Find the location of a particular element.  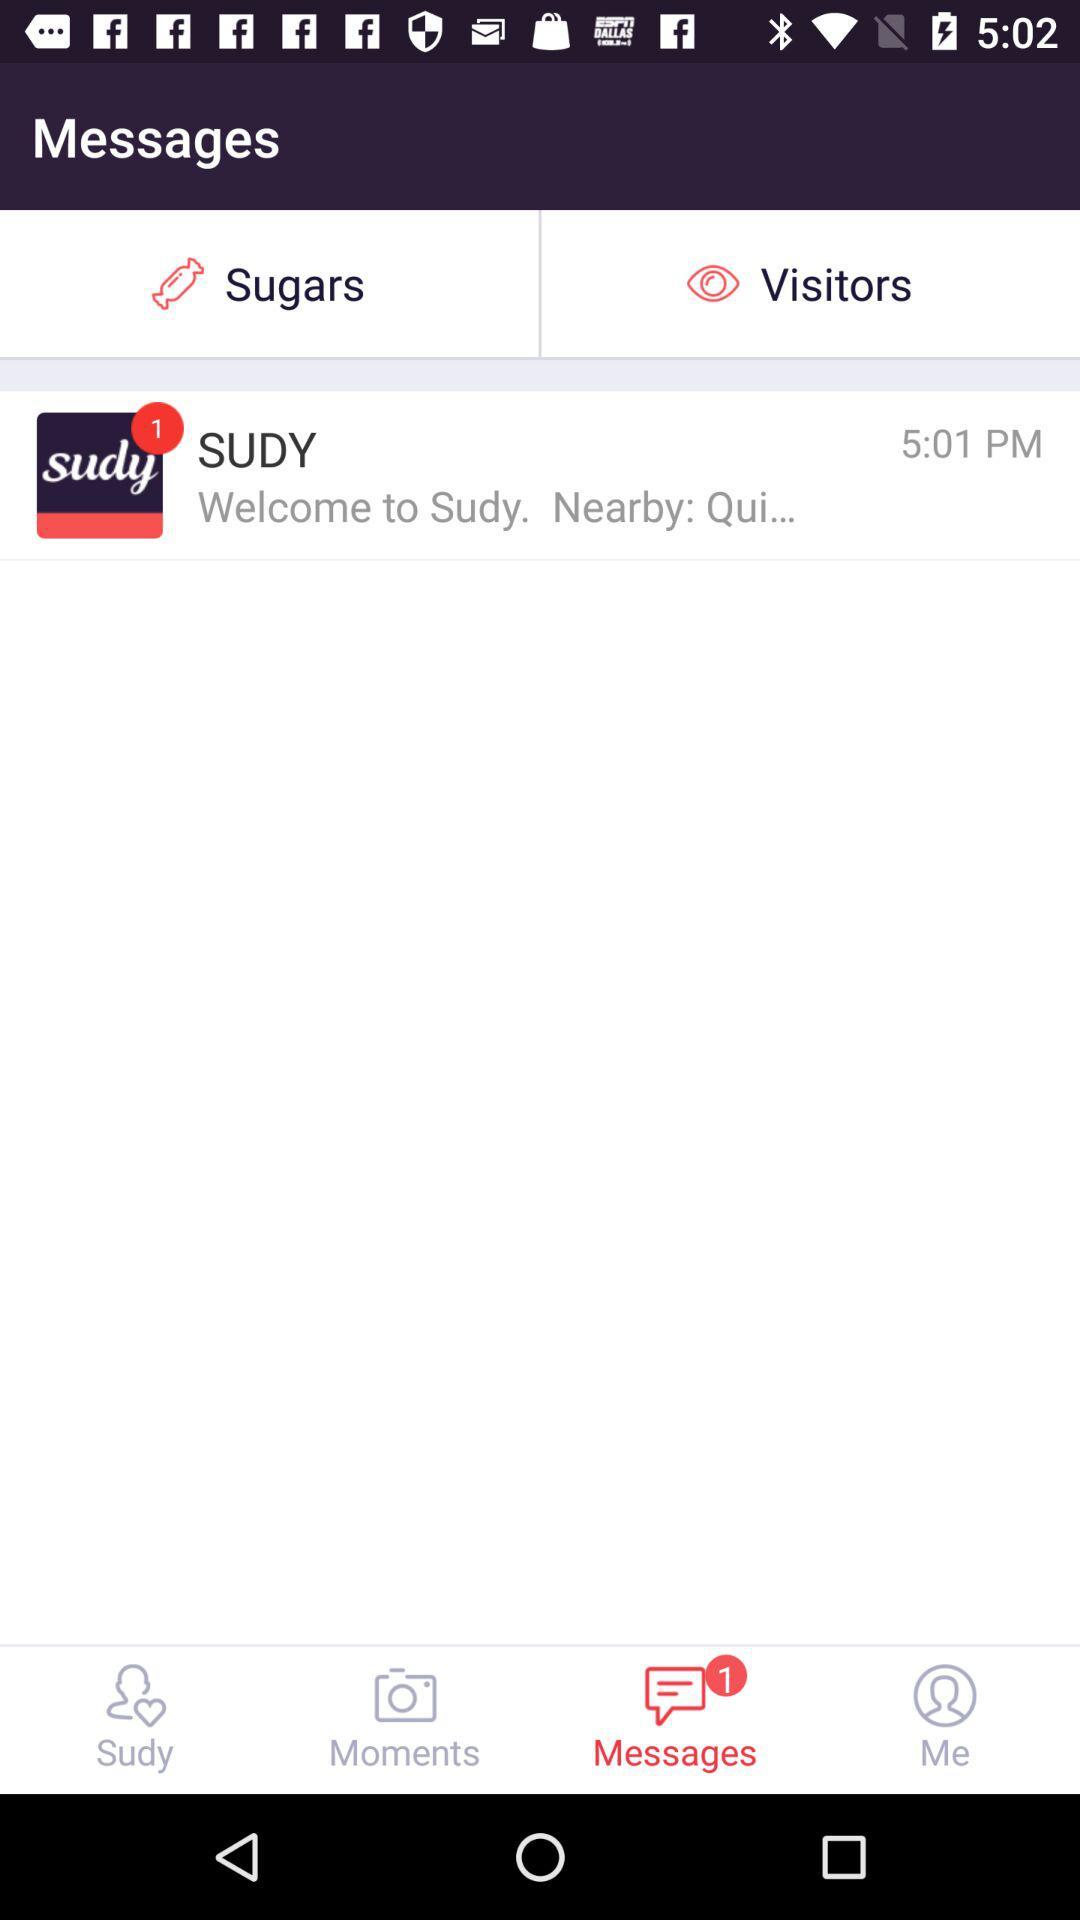

icon to the right of sudy is located at coordinates (882, 441).